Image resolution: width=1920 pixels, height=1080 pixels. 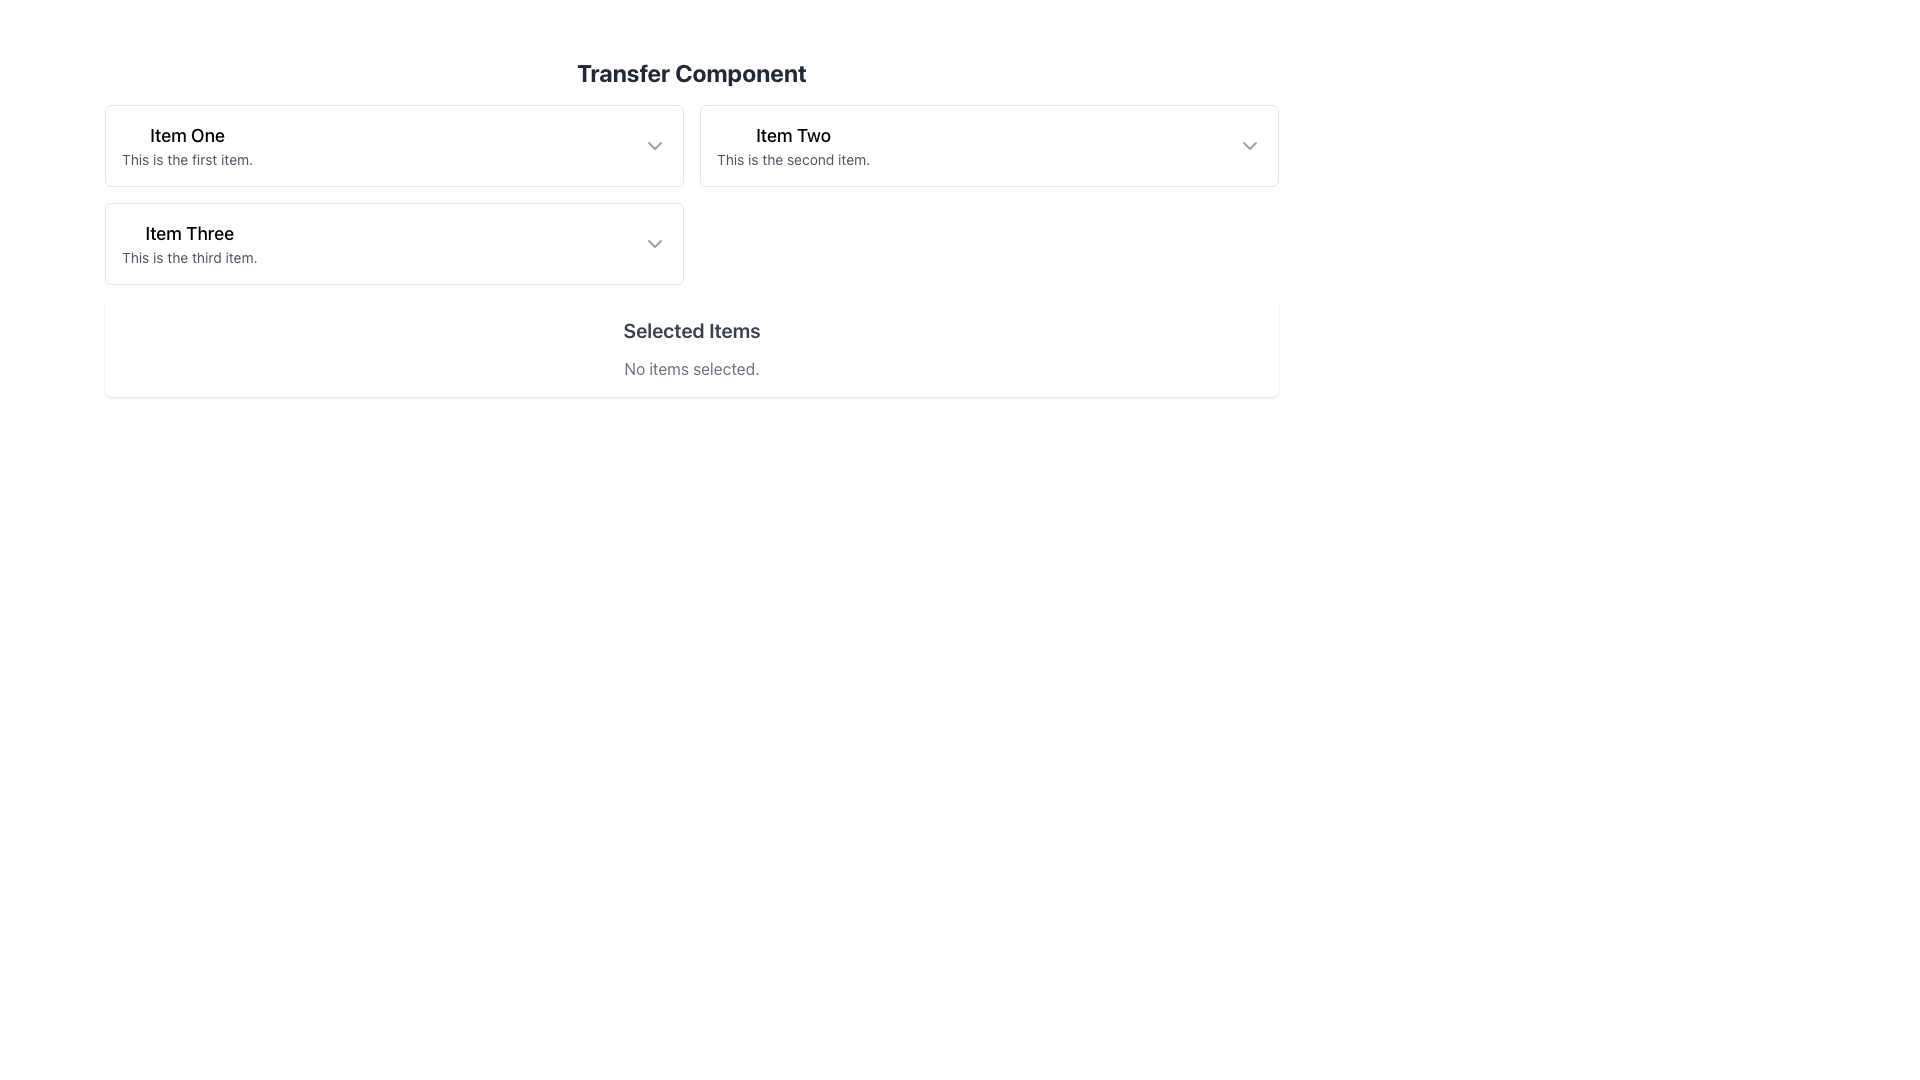 I want to click on the 'Item Two' component, so click(x=989, y=145).